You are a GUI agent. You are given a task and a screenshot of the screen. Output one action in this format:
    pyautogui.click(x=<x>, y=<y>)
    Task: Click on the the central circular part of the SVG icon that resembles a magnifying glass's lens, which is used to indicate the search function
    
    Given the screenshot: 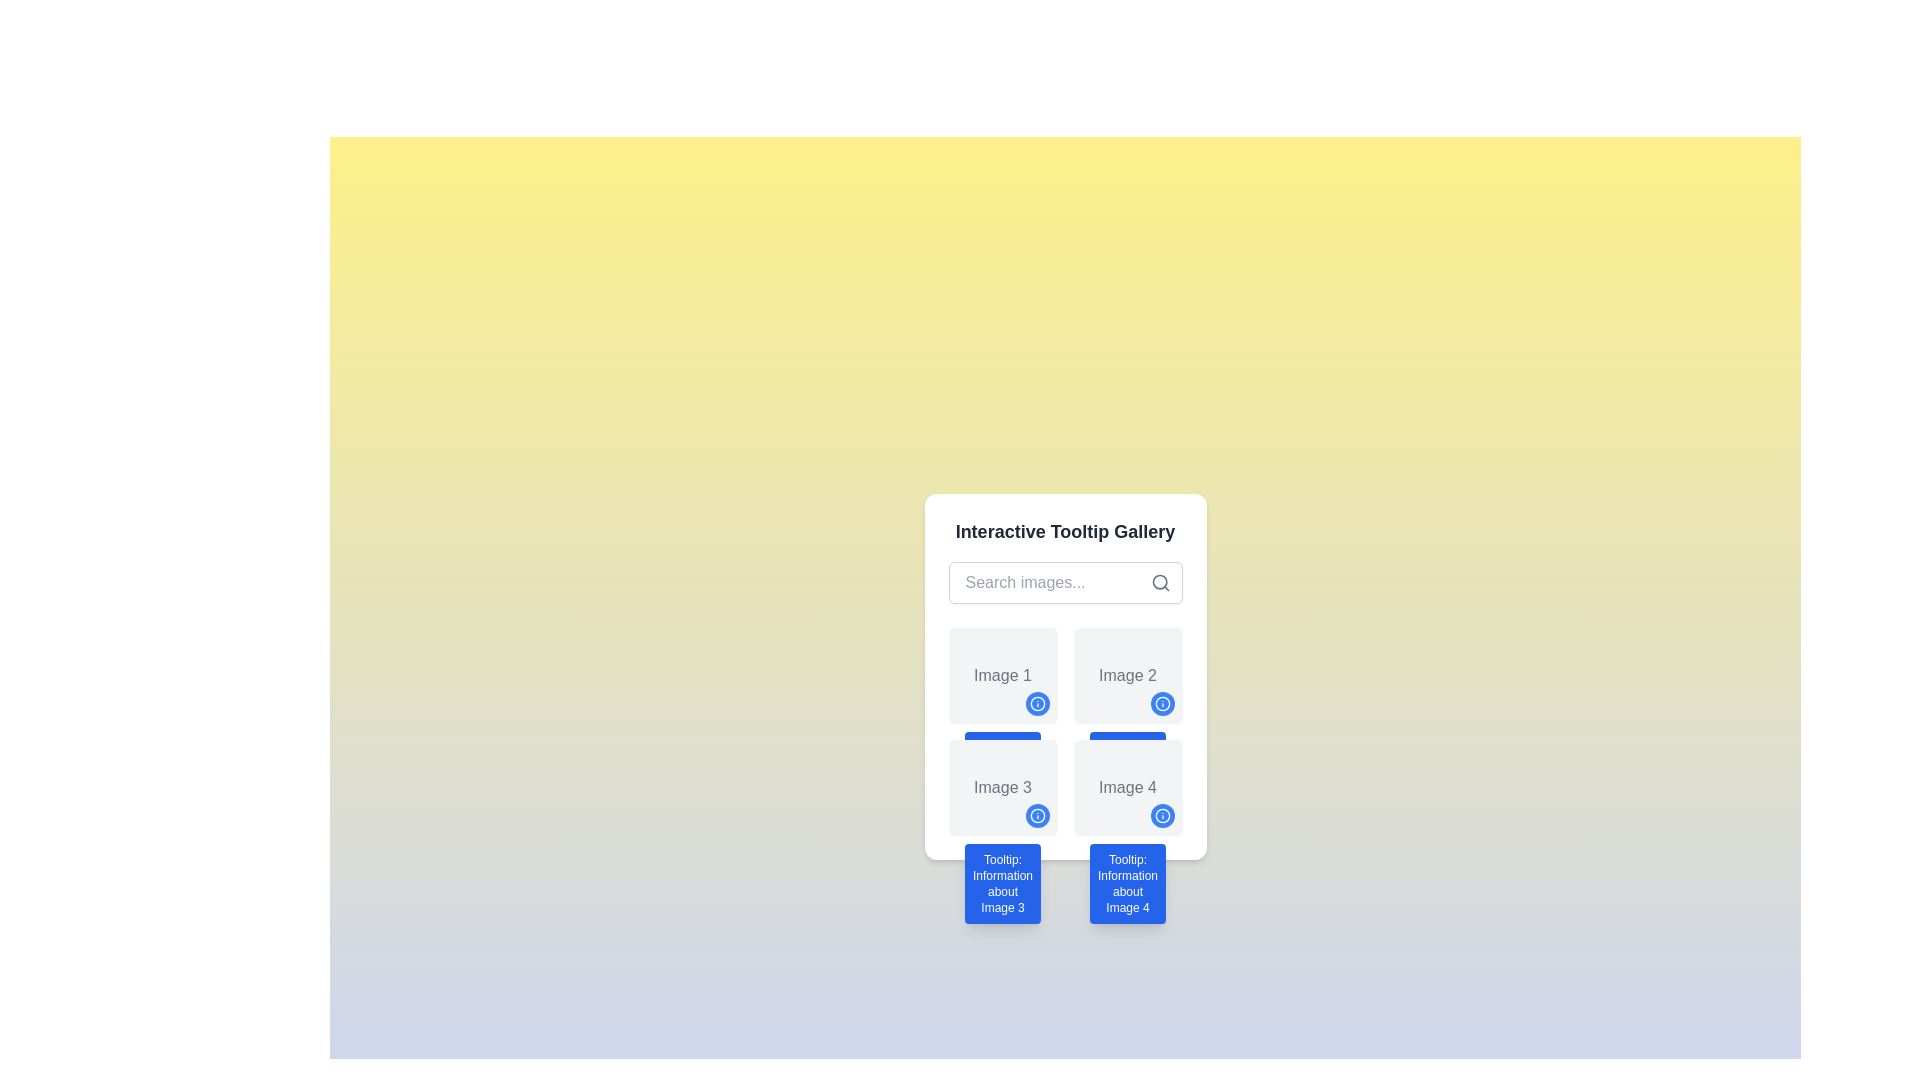 What is the action you would take?
    pyautogui.click(x=1159, y=582)
    